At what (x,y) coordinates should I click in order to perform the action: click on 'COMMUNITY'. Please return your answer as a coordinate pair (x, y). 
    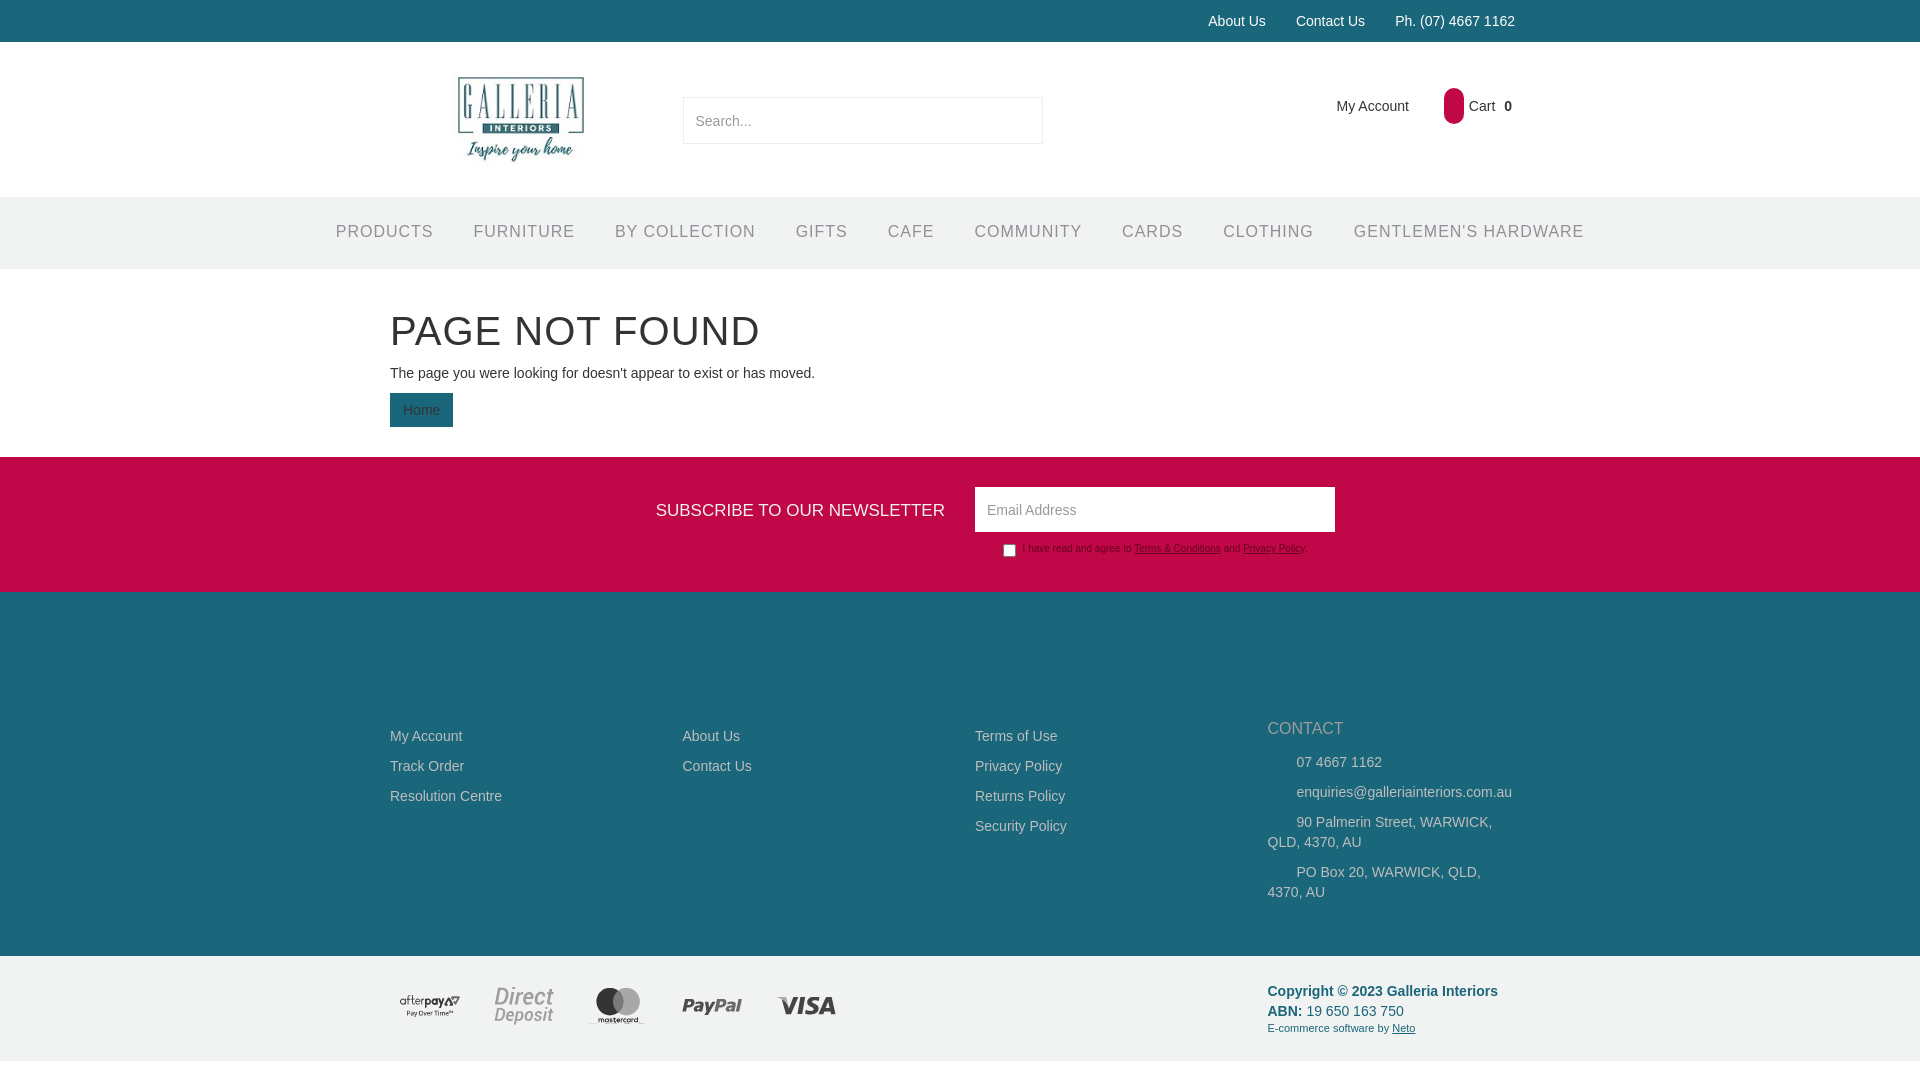
    Looking at the image, I should click on (1027, 231).